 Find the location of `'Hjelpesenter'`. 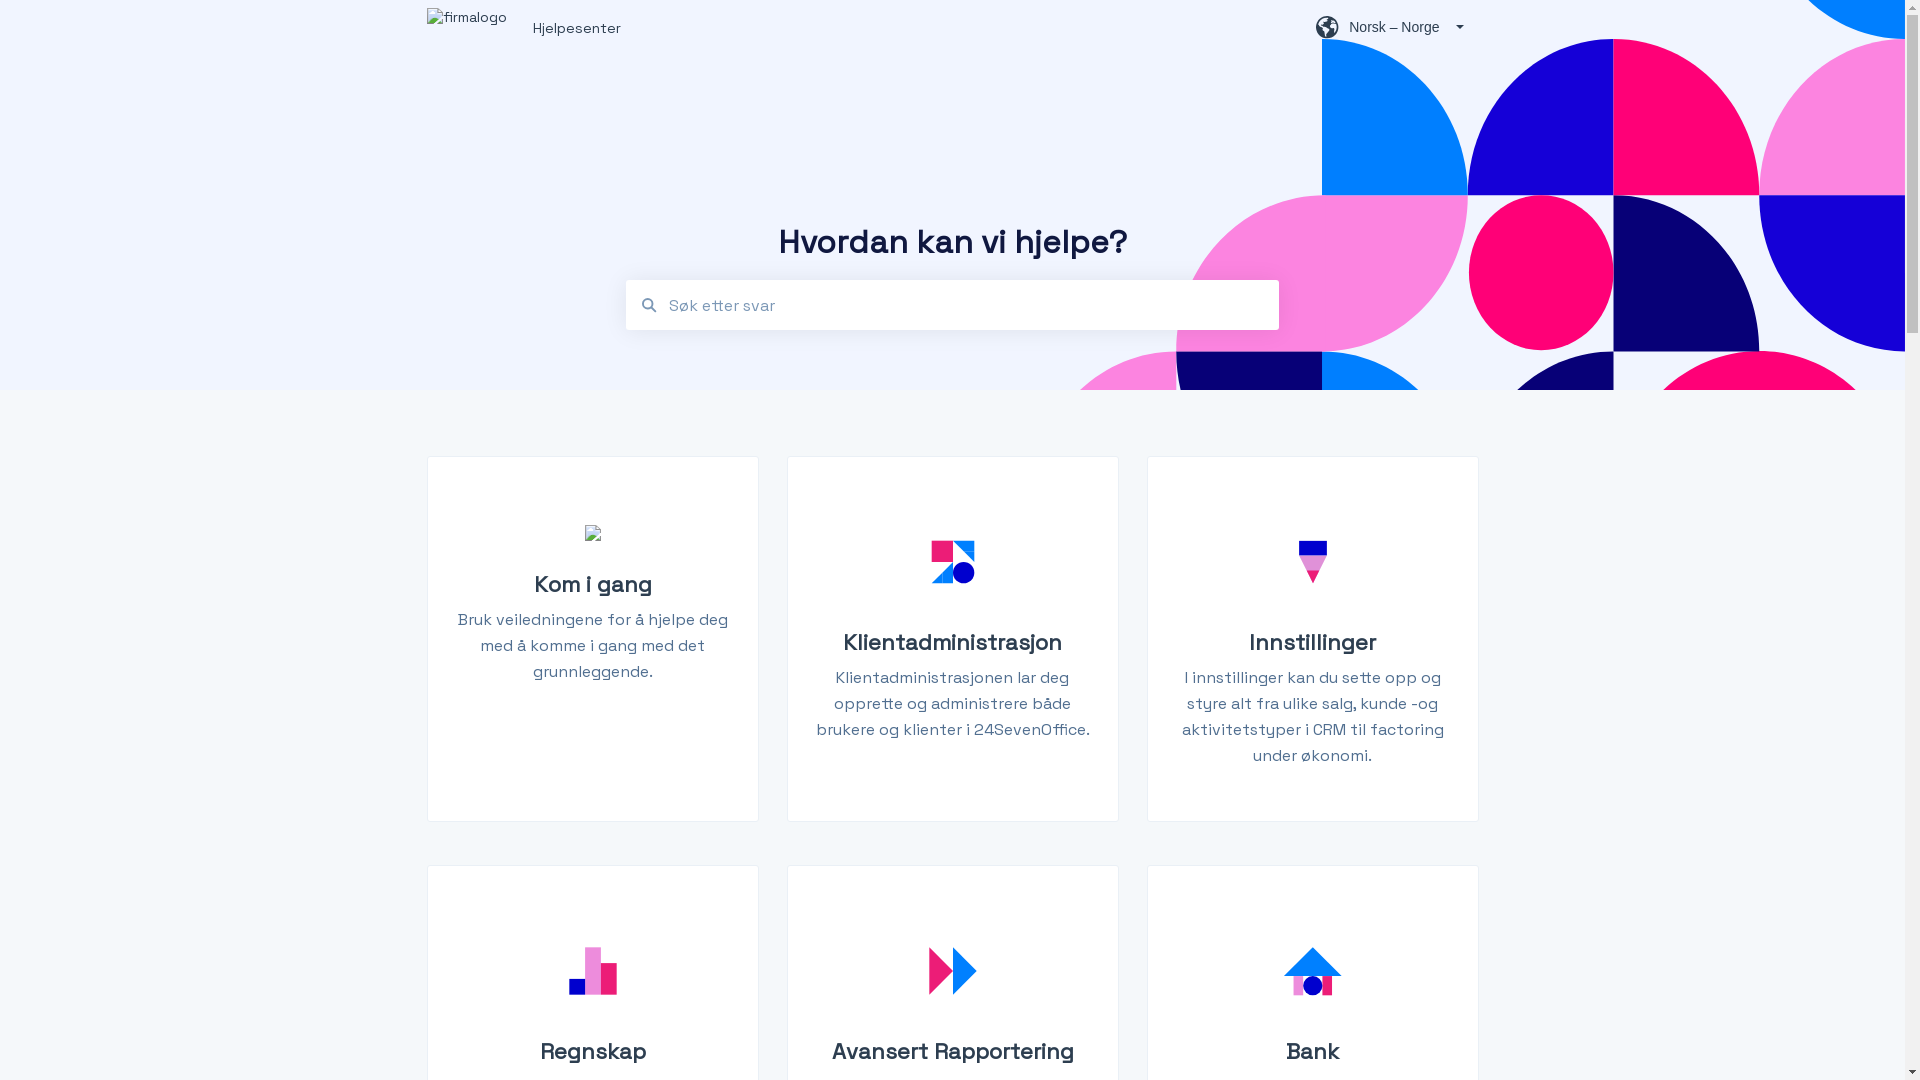

'Hjelpesenter' is located at coordinates (532, 27).